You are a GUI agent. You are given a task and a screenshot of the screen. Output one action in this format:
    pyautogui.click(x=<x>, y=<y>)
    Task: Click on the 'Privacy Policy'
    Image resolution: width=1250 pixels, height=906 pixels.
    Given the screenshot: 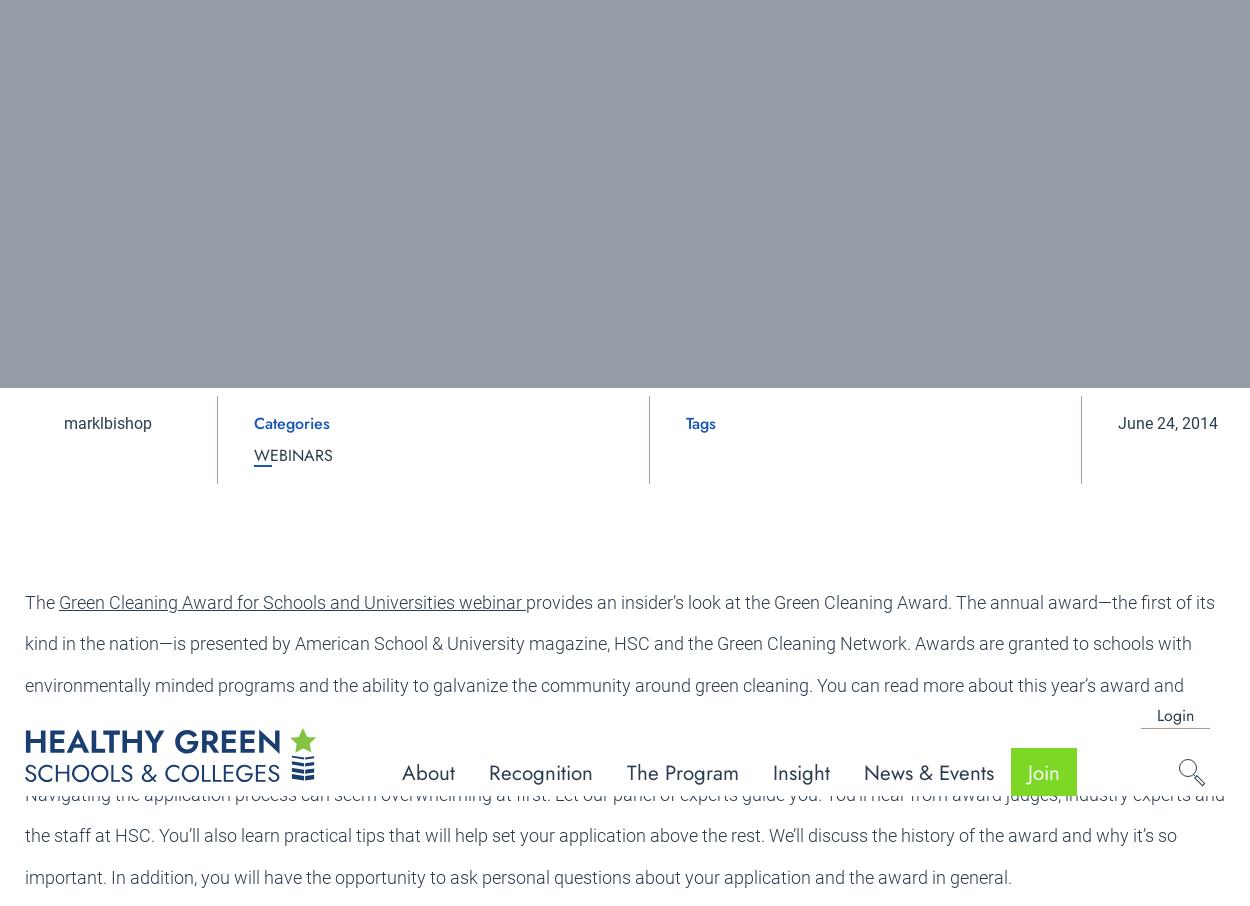 What is the action you would take?
    pyautogui.click(x=1092, y=835)
    